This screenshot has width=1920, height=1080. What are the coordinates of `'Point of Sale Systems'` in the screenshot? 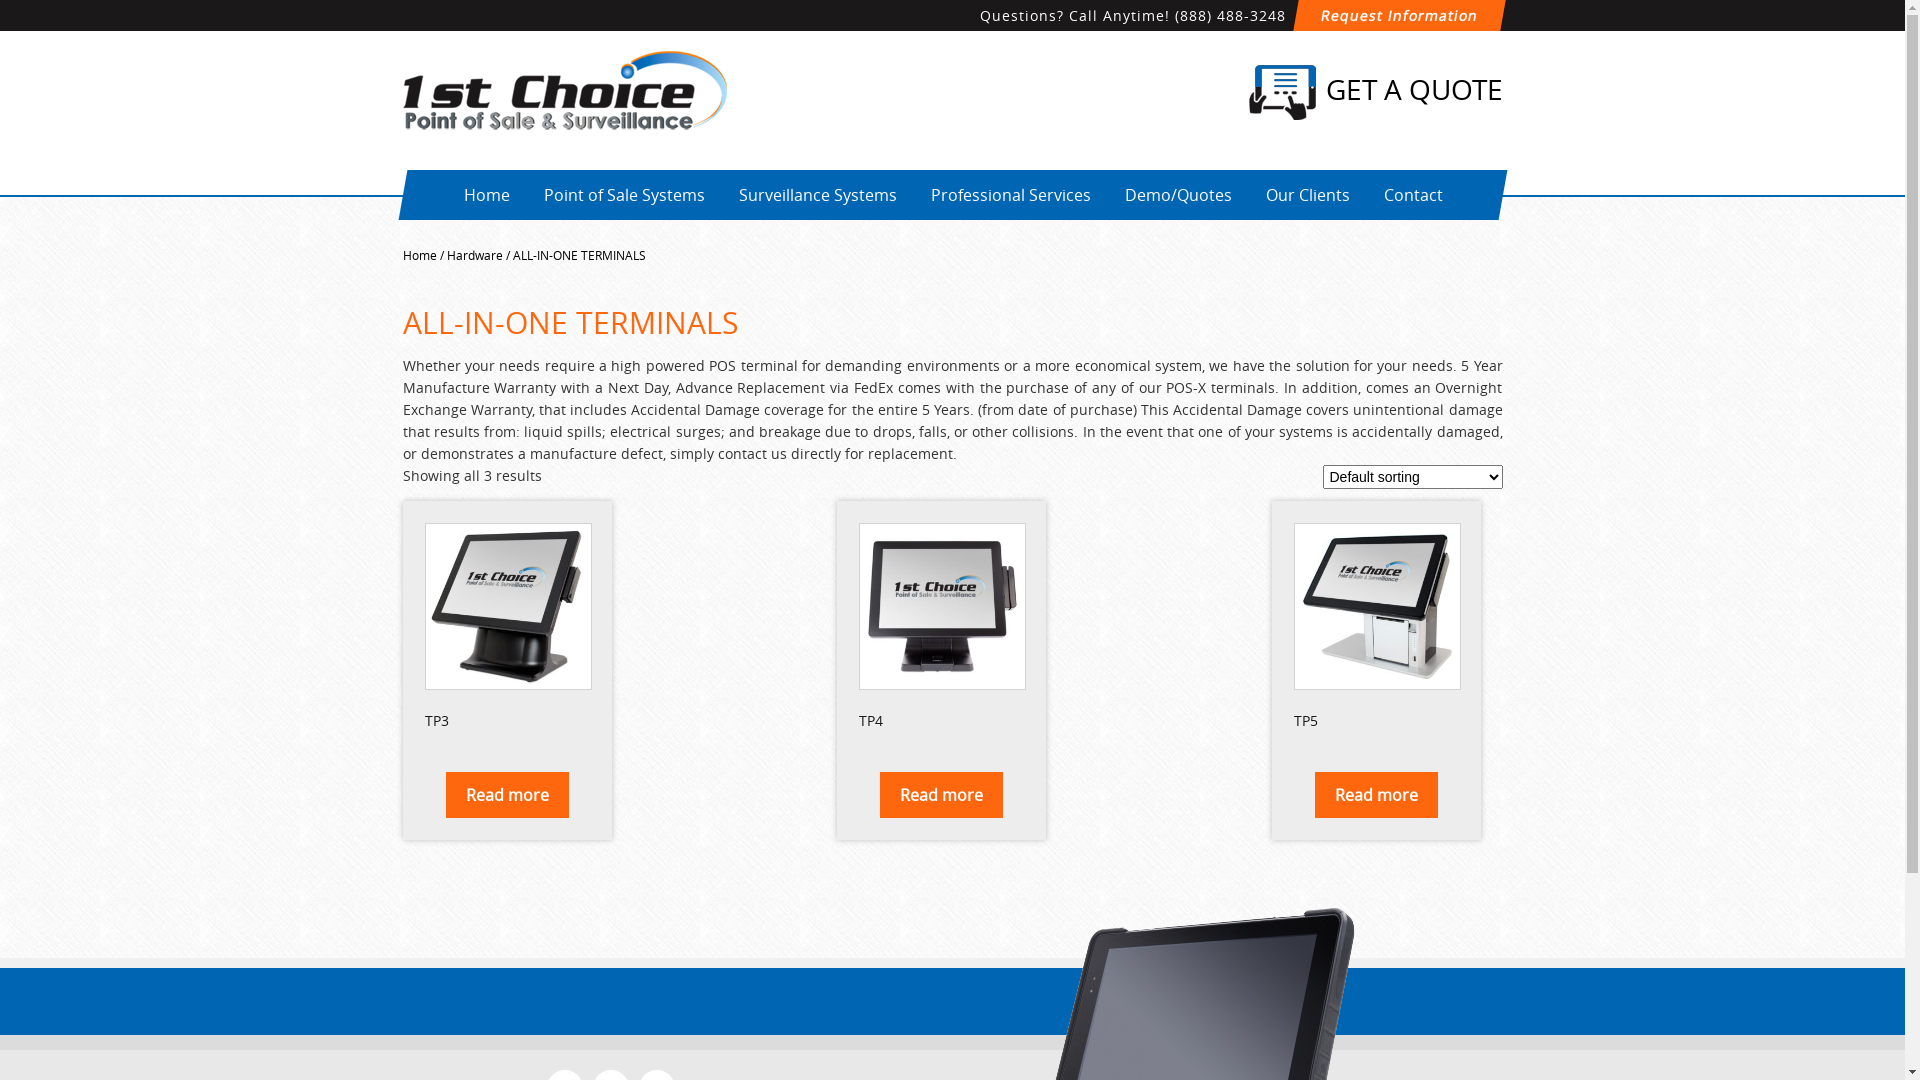 It's located at (622, 195).